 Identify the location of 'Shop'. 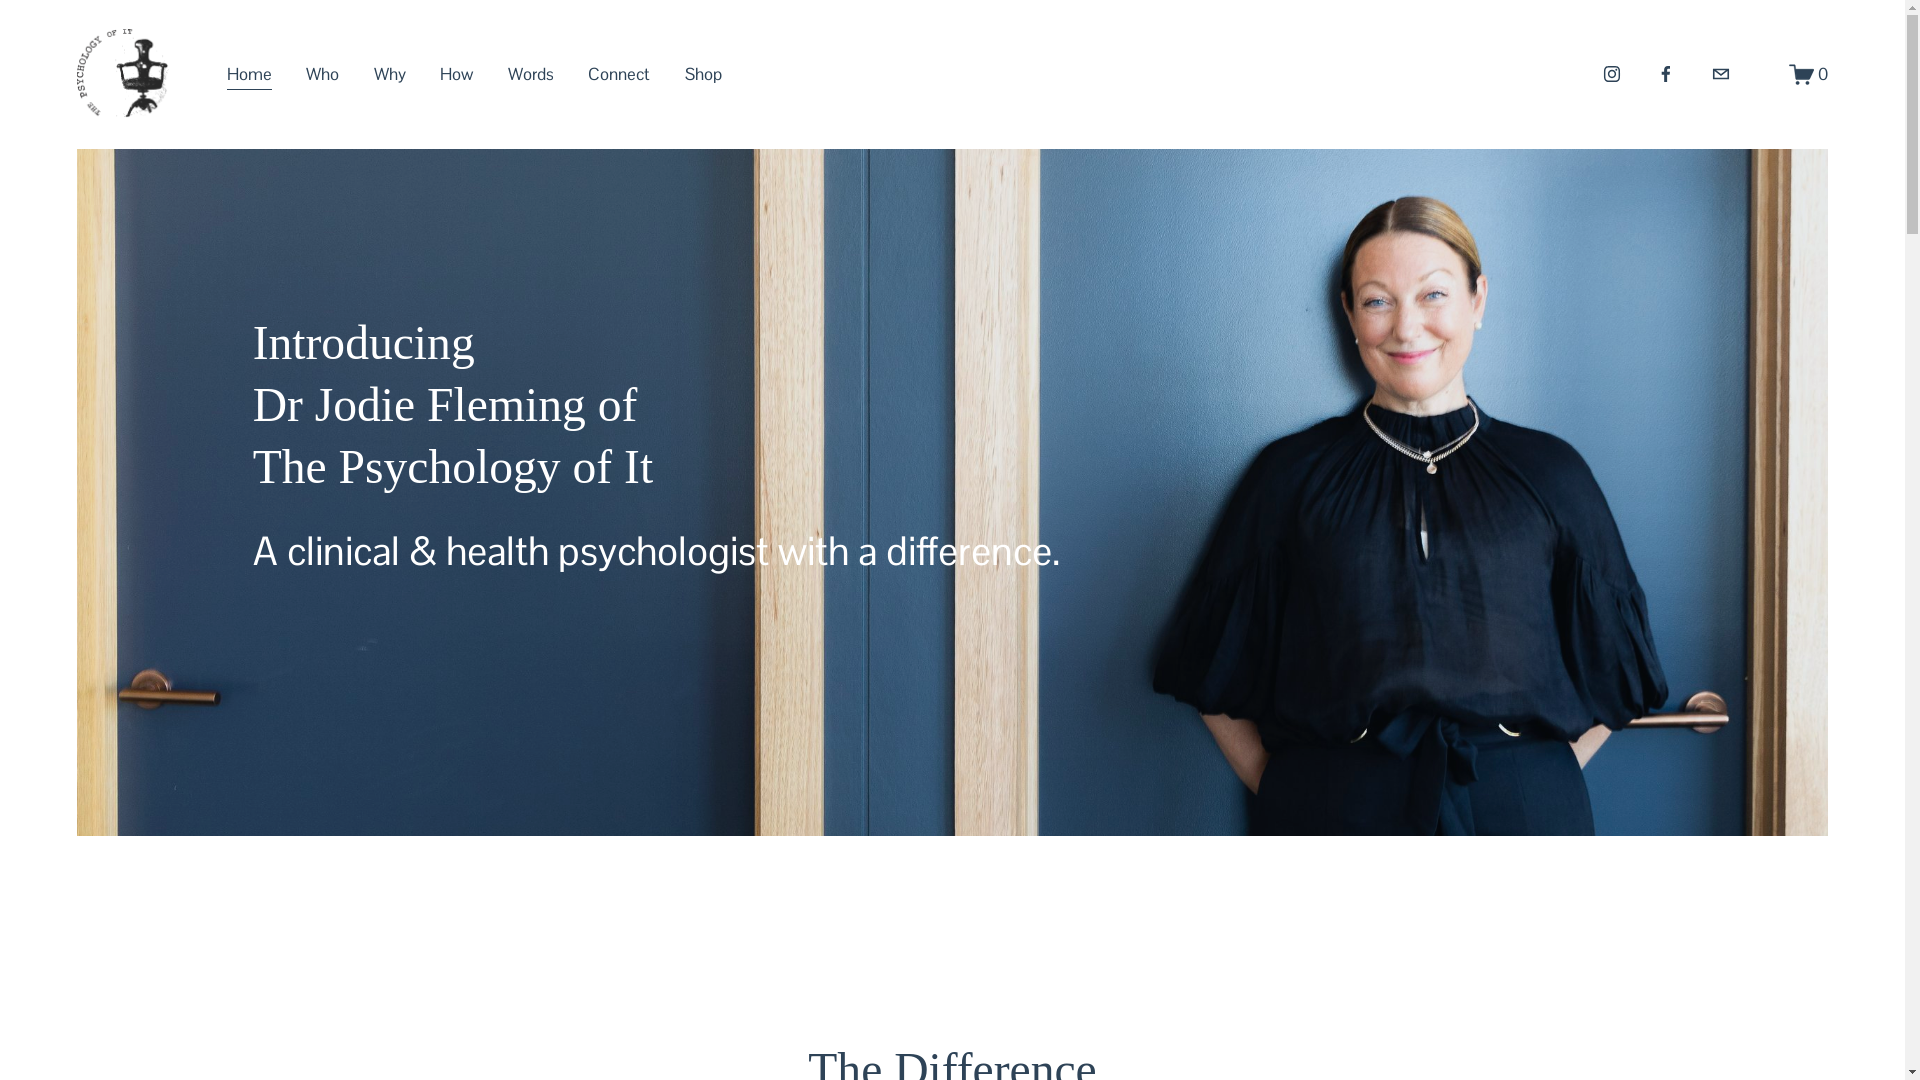
(703, 72).